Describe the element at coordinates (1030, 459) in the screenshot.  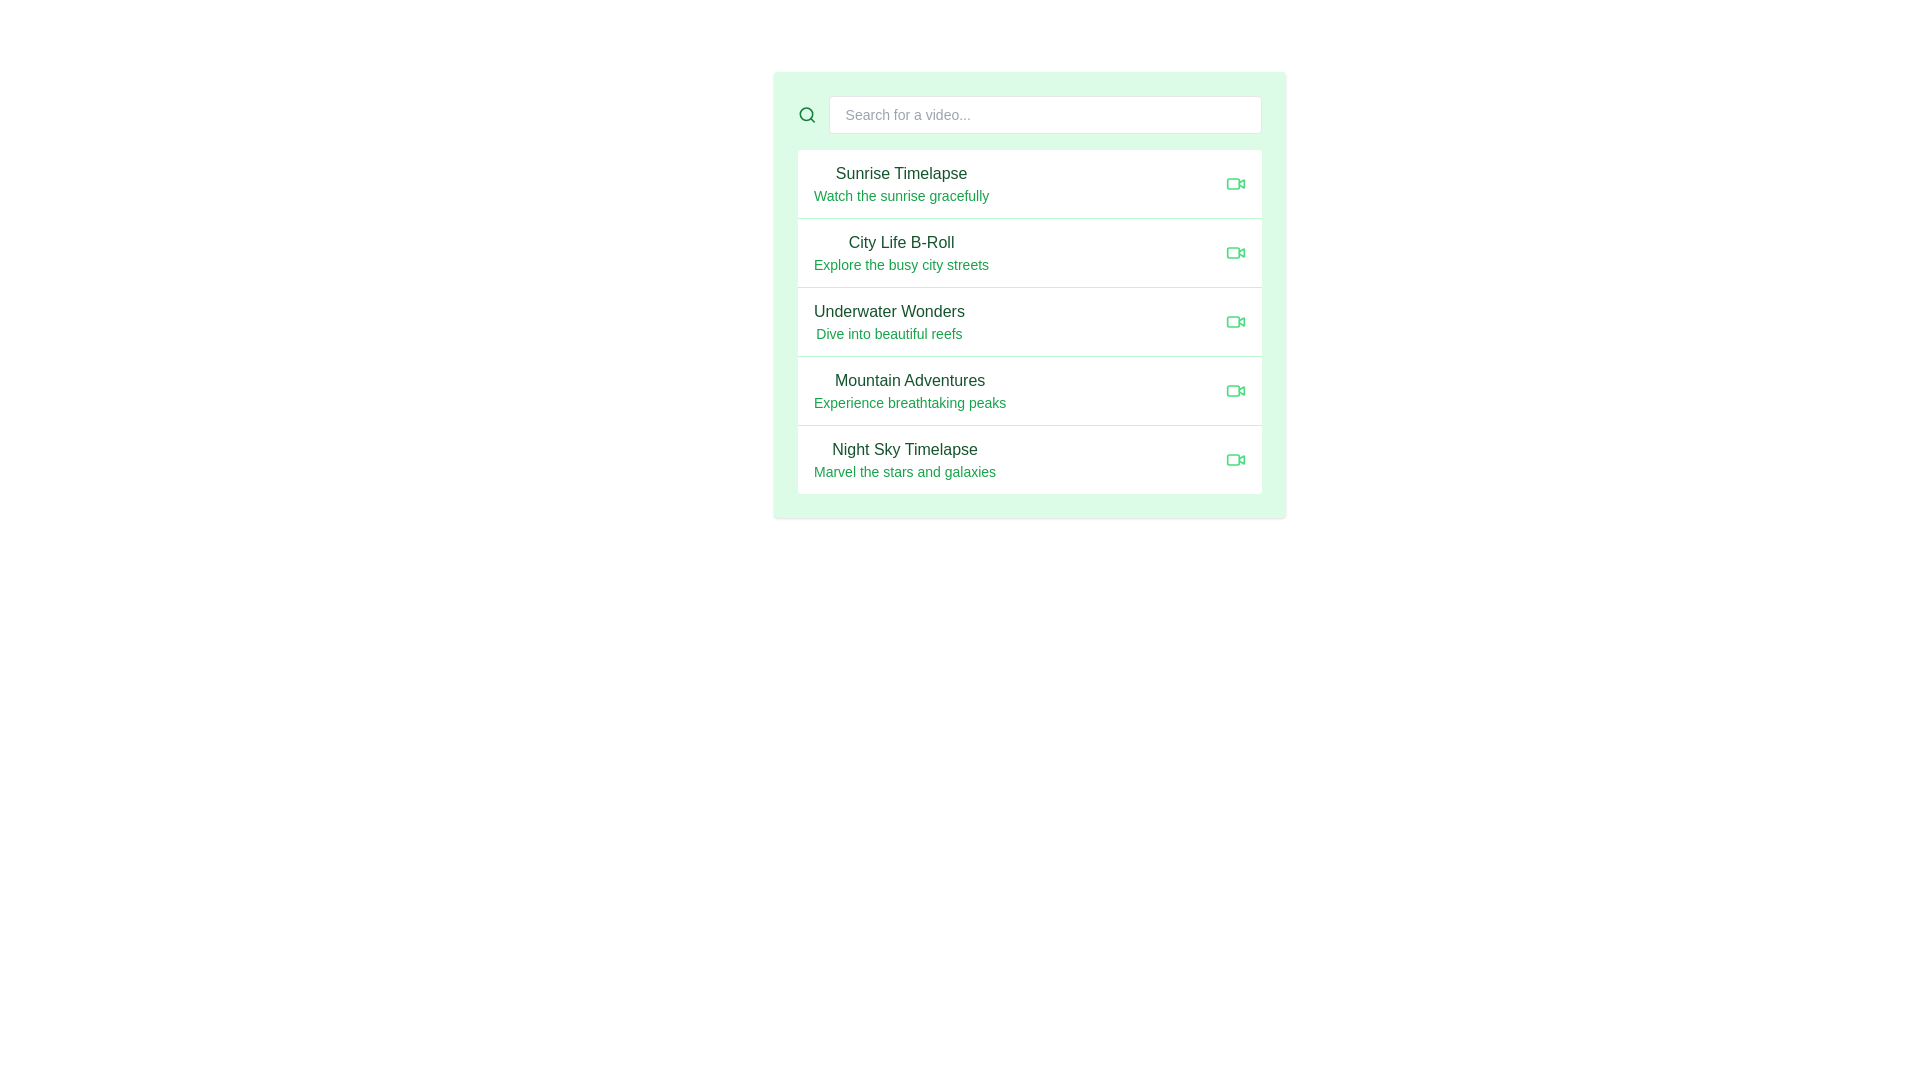
I see `the list item titled 'Night Sky Timelapse'` at that location.